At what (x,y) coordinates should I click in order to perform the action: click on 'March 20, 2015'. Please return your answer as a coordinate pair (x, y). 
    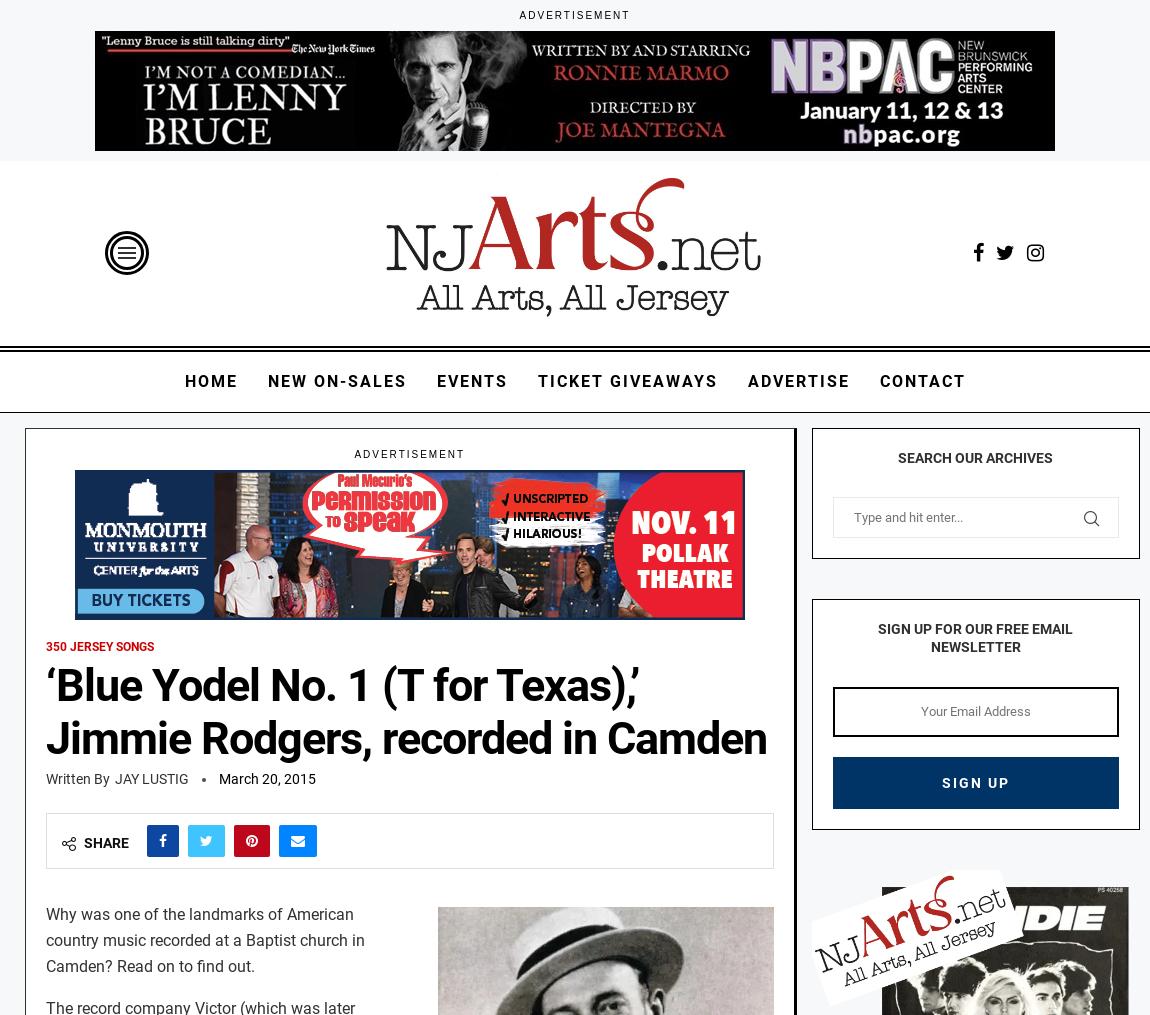
    Looking at the image, I should click on (266, 778).